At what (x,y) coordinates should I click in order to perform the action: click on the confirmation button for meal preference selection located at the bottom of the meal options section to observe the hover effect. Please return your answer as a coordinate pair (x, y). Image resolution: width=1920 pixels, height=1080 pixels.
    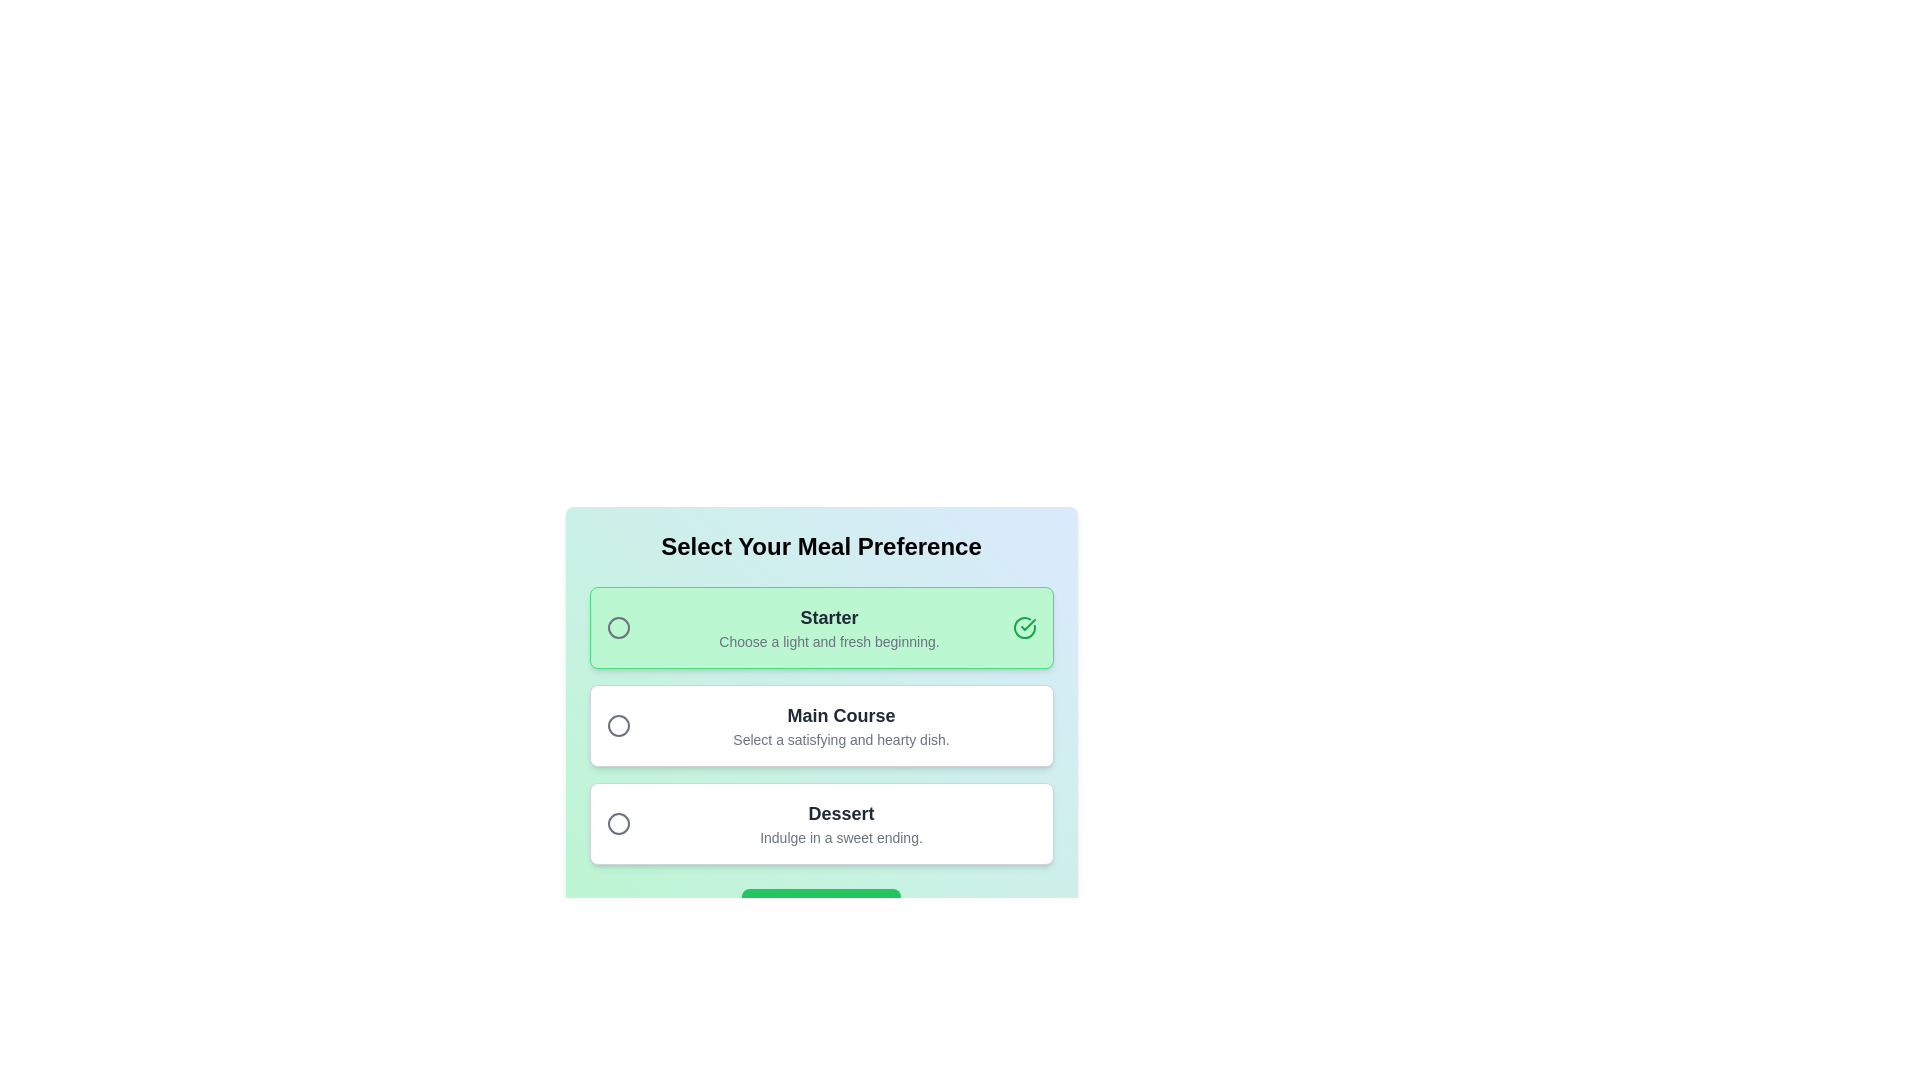
    Looking at the image, I should click on (821, 909).